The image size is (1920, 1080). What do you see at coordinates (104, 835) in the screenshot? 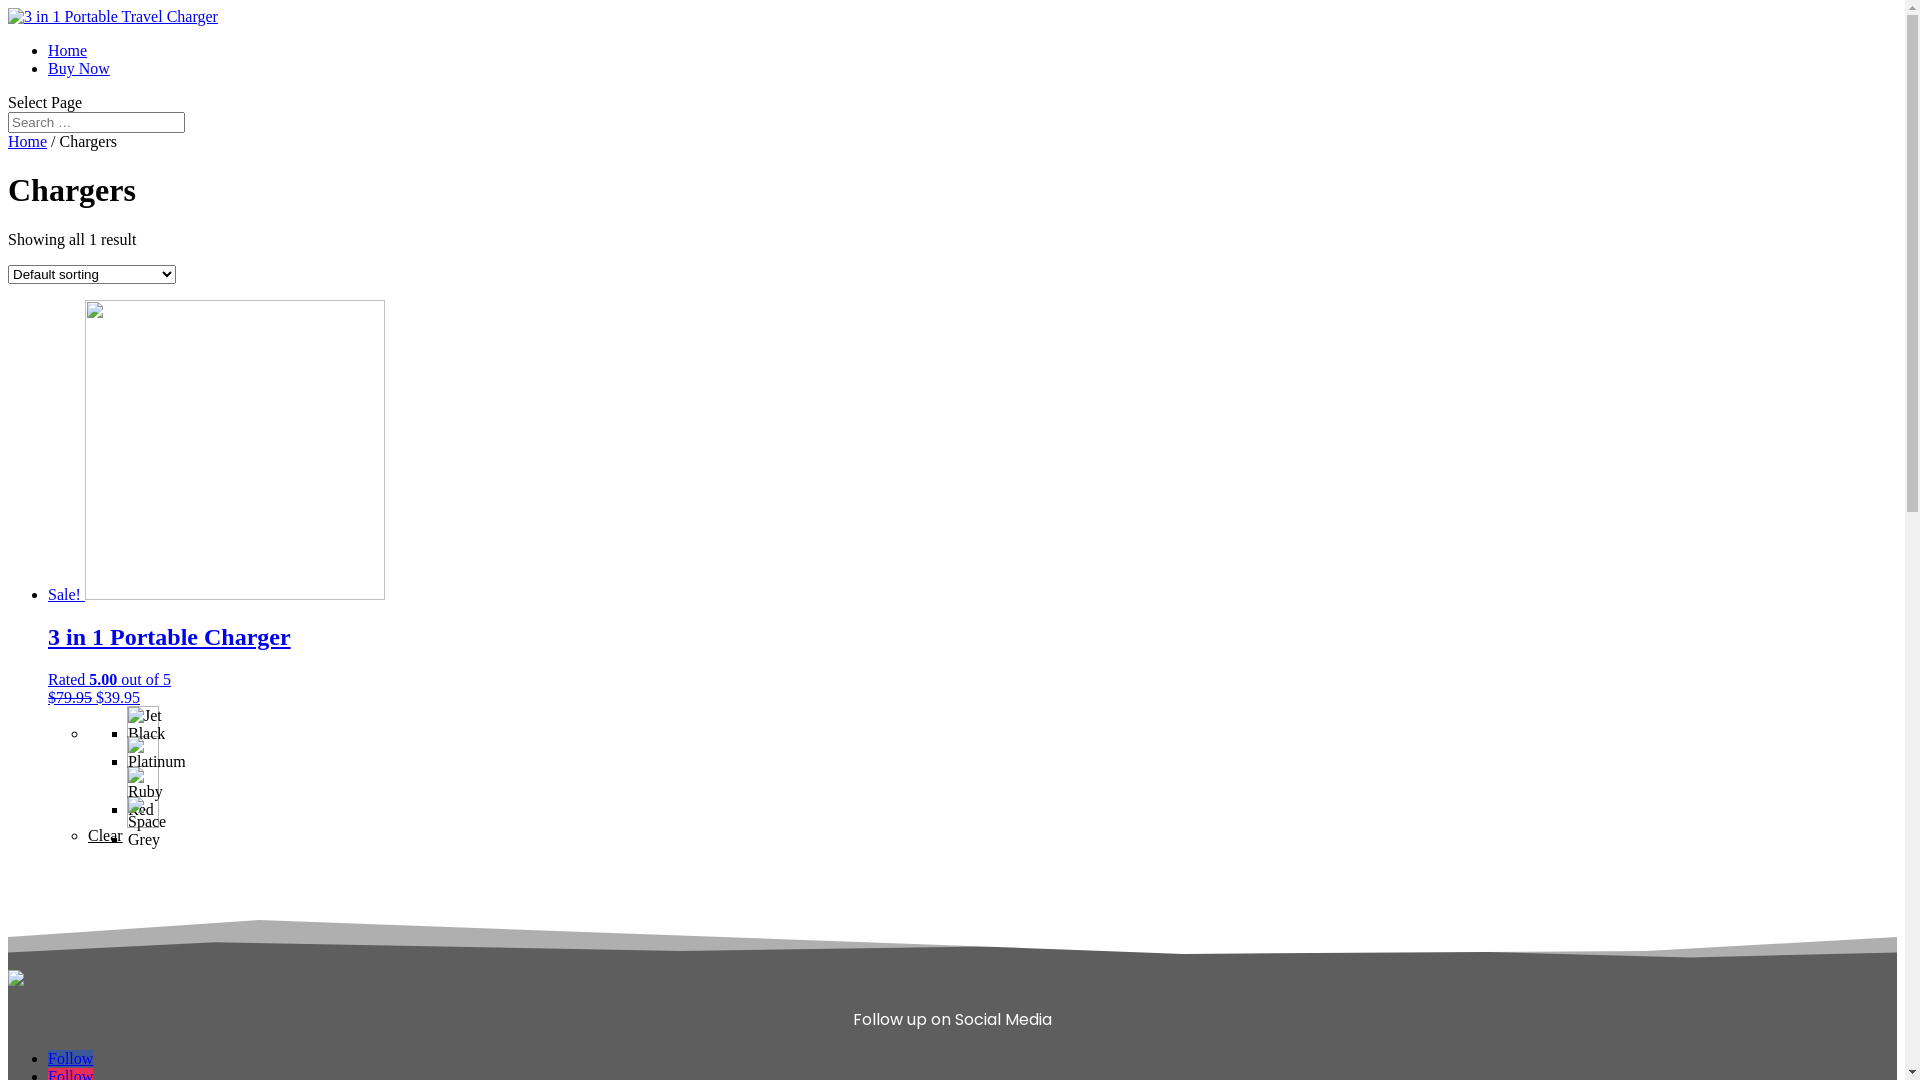
I see `'Clear'` at bounding box center [104, 835].